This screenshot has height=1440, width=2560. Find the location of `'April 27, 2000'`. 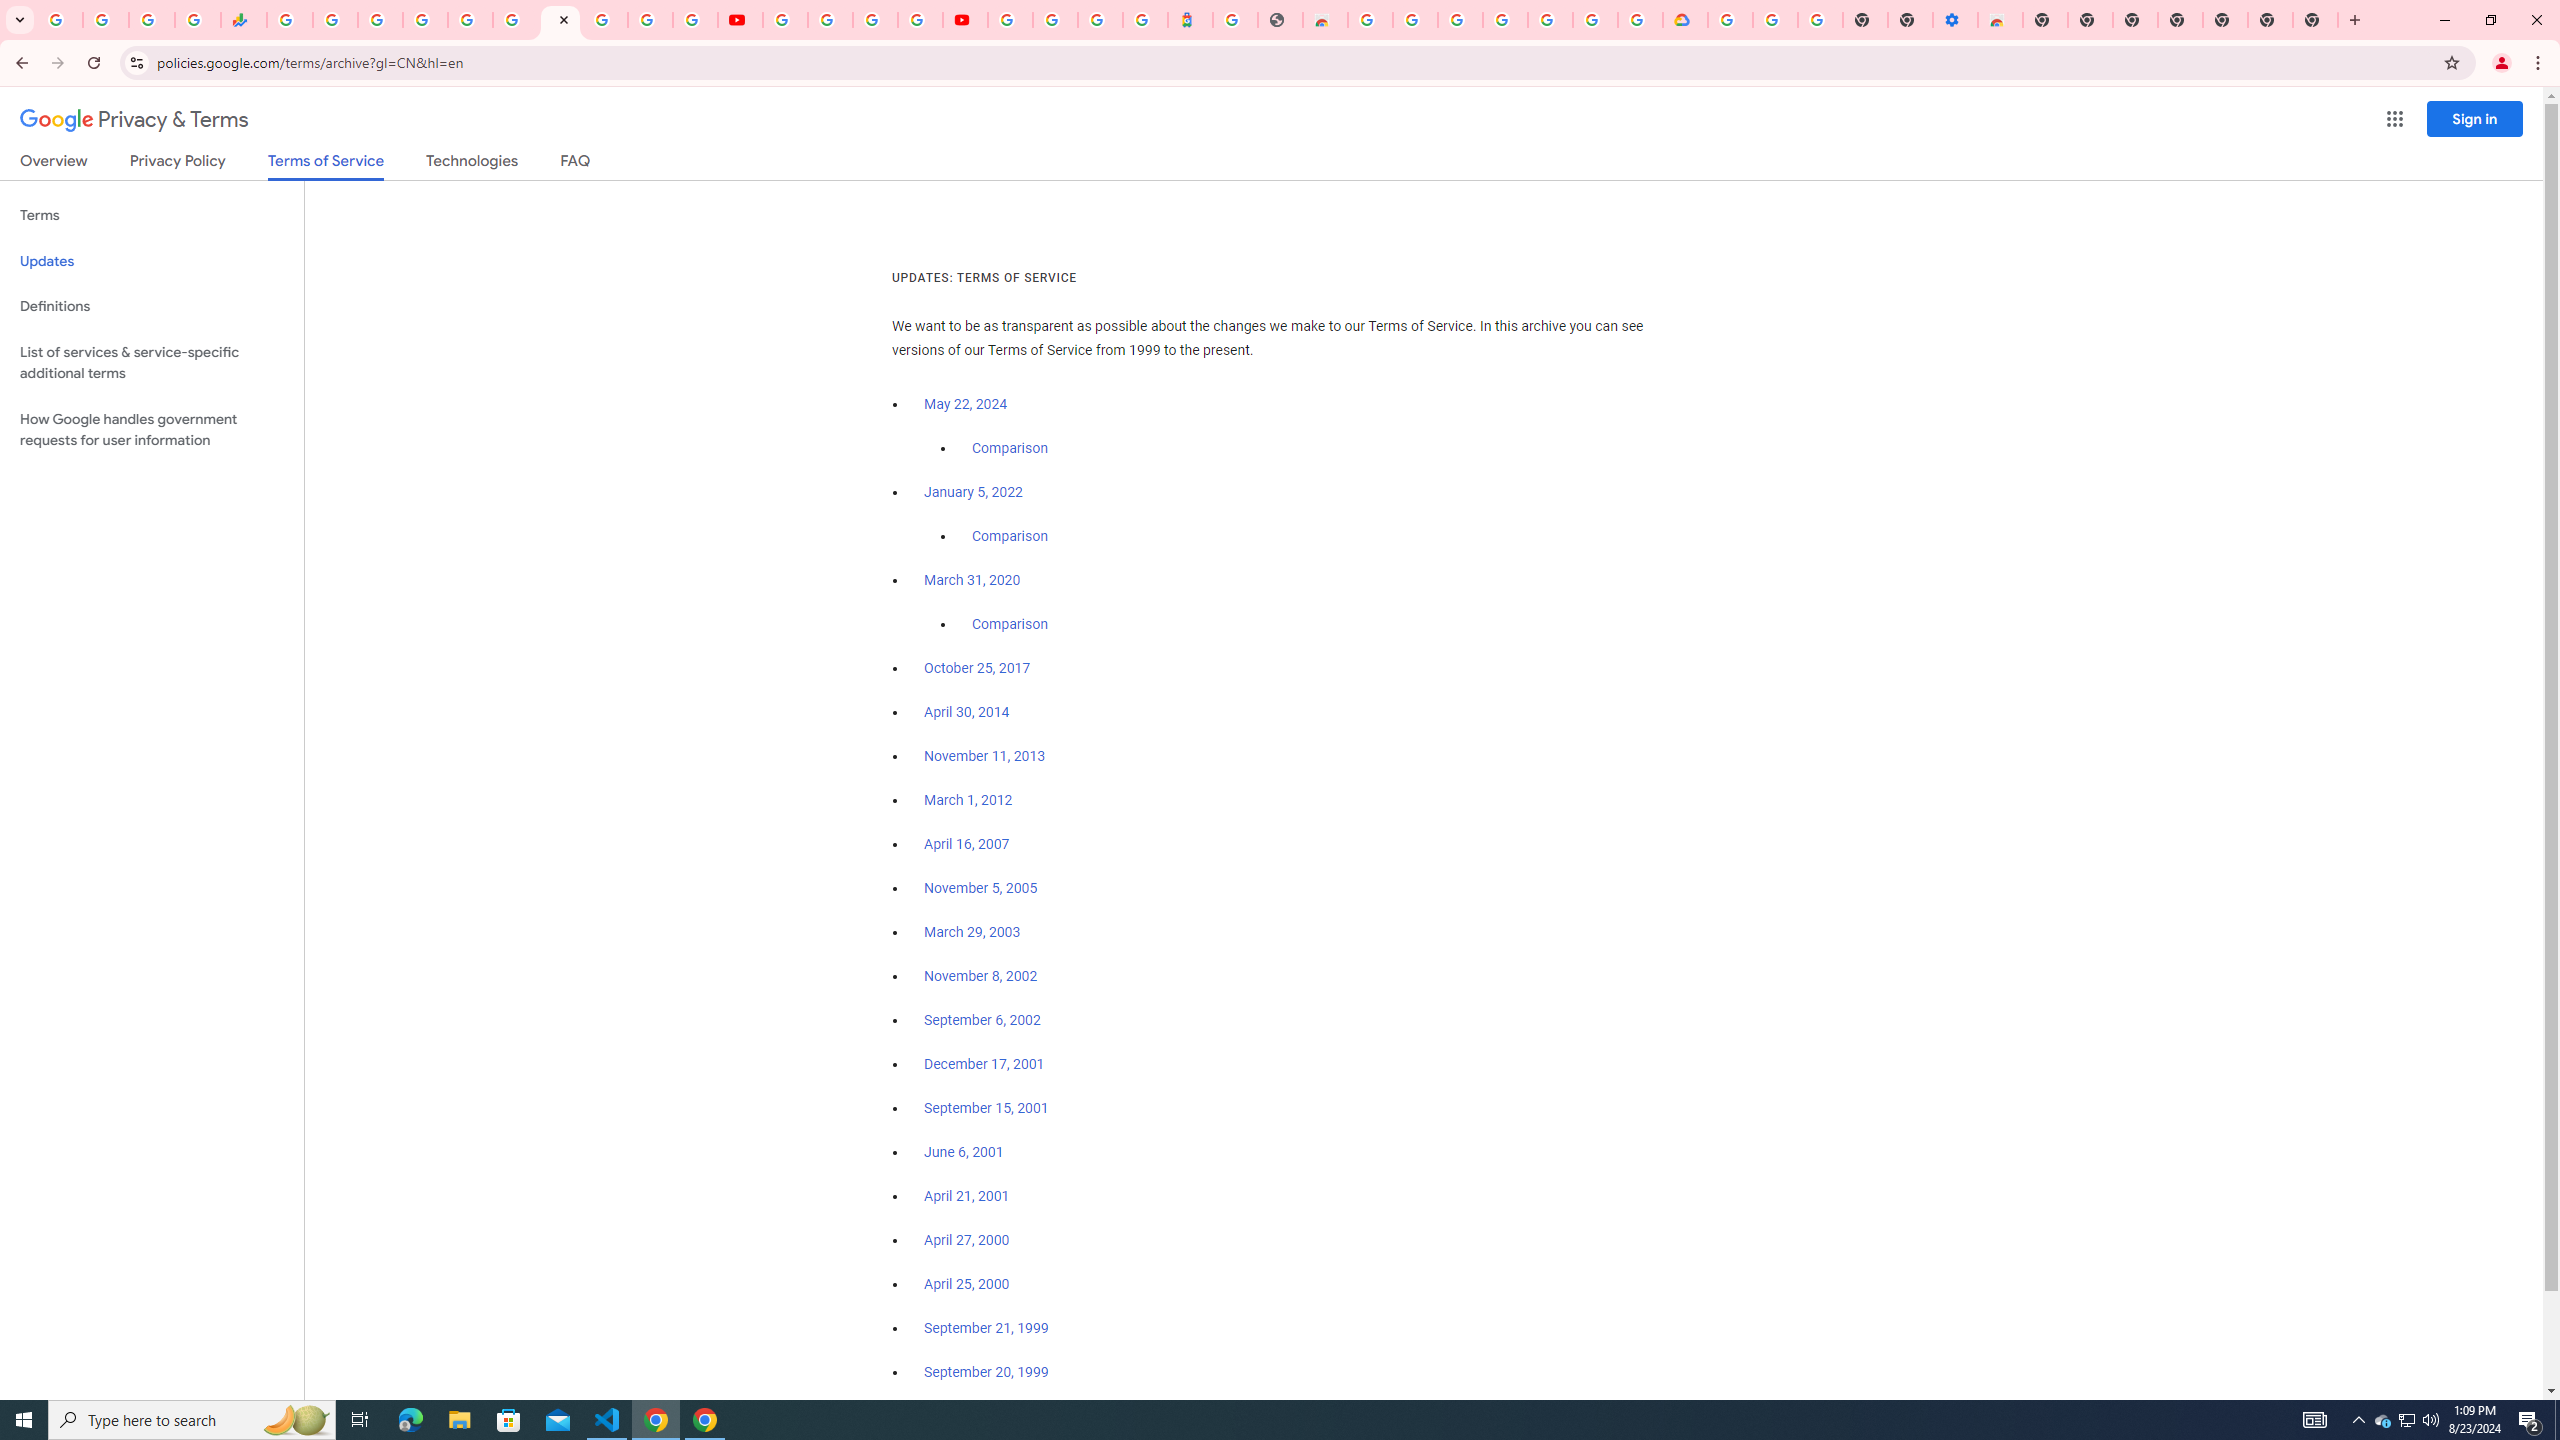

'April 27, 2000' is located at coordinates (966, 1238).